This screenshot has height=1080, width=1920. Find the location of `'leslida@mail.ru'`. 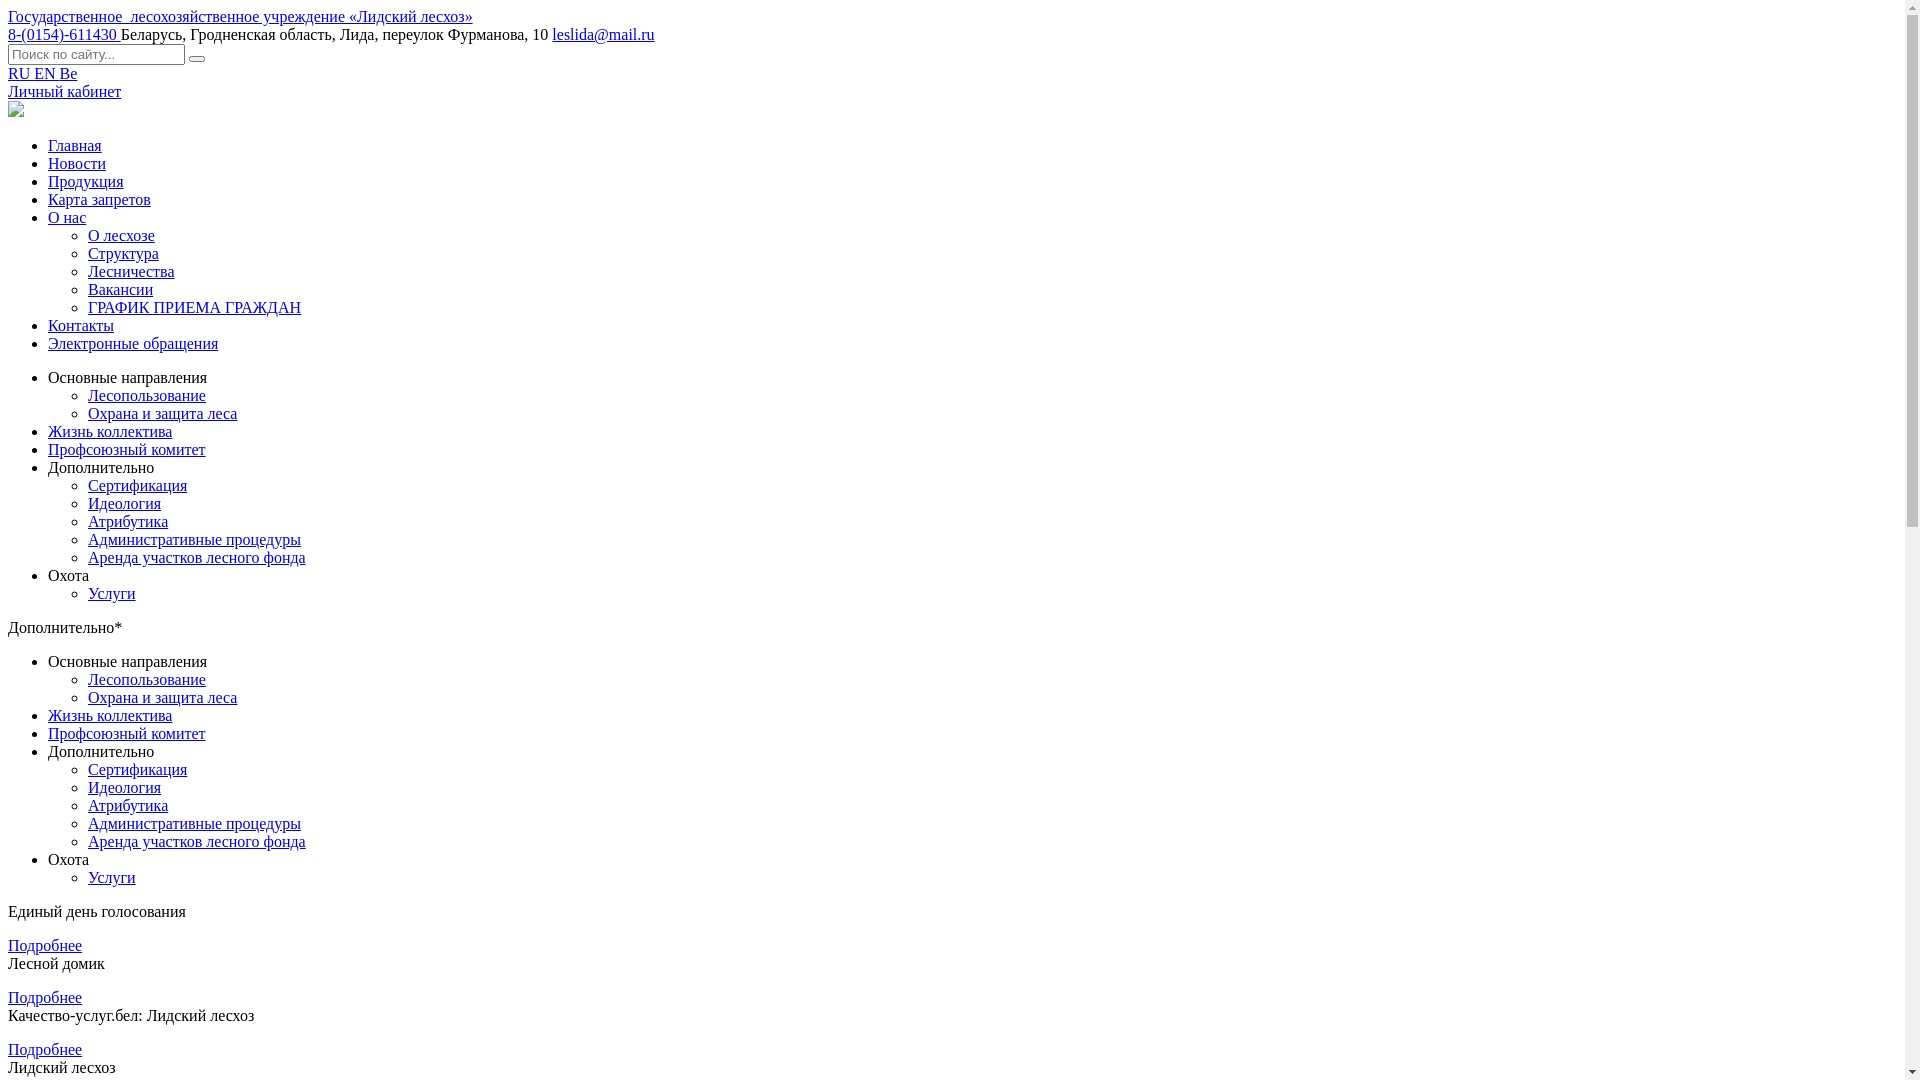

'leslida@mail.ru' is located at coordinates (602, 34).